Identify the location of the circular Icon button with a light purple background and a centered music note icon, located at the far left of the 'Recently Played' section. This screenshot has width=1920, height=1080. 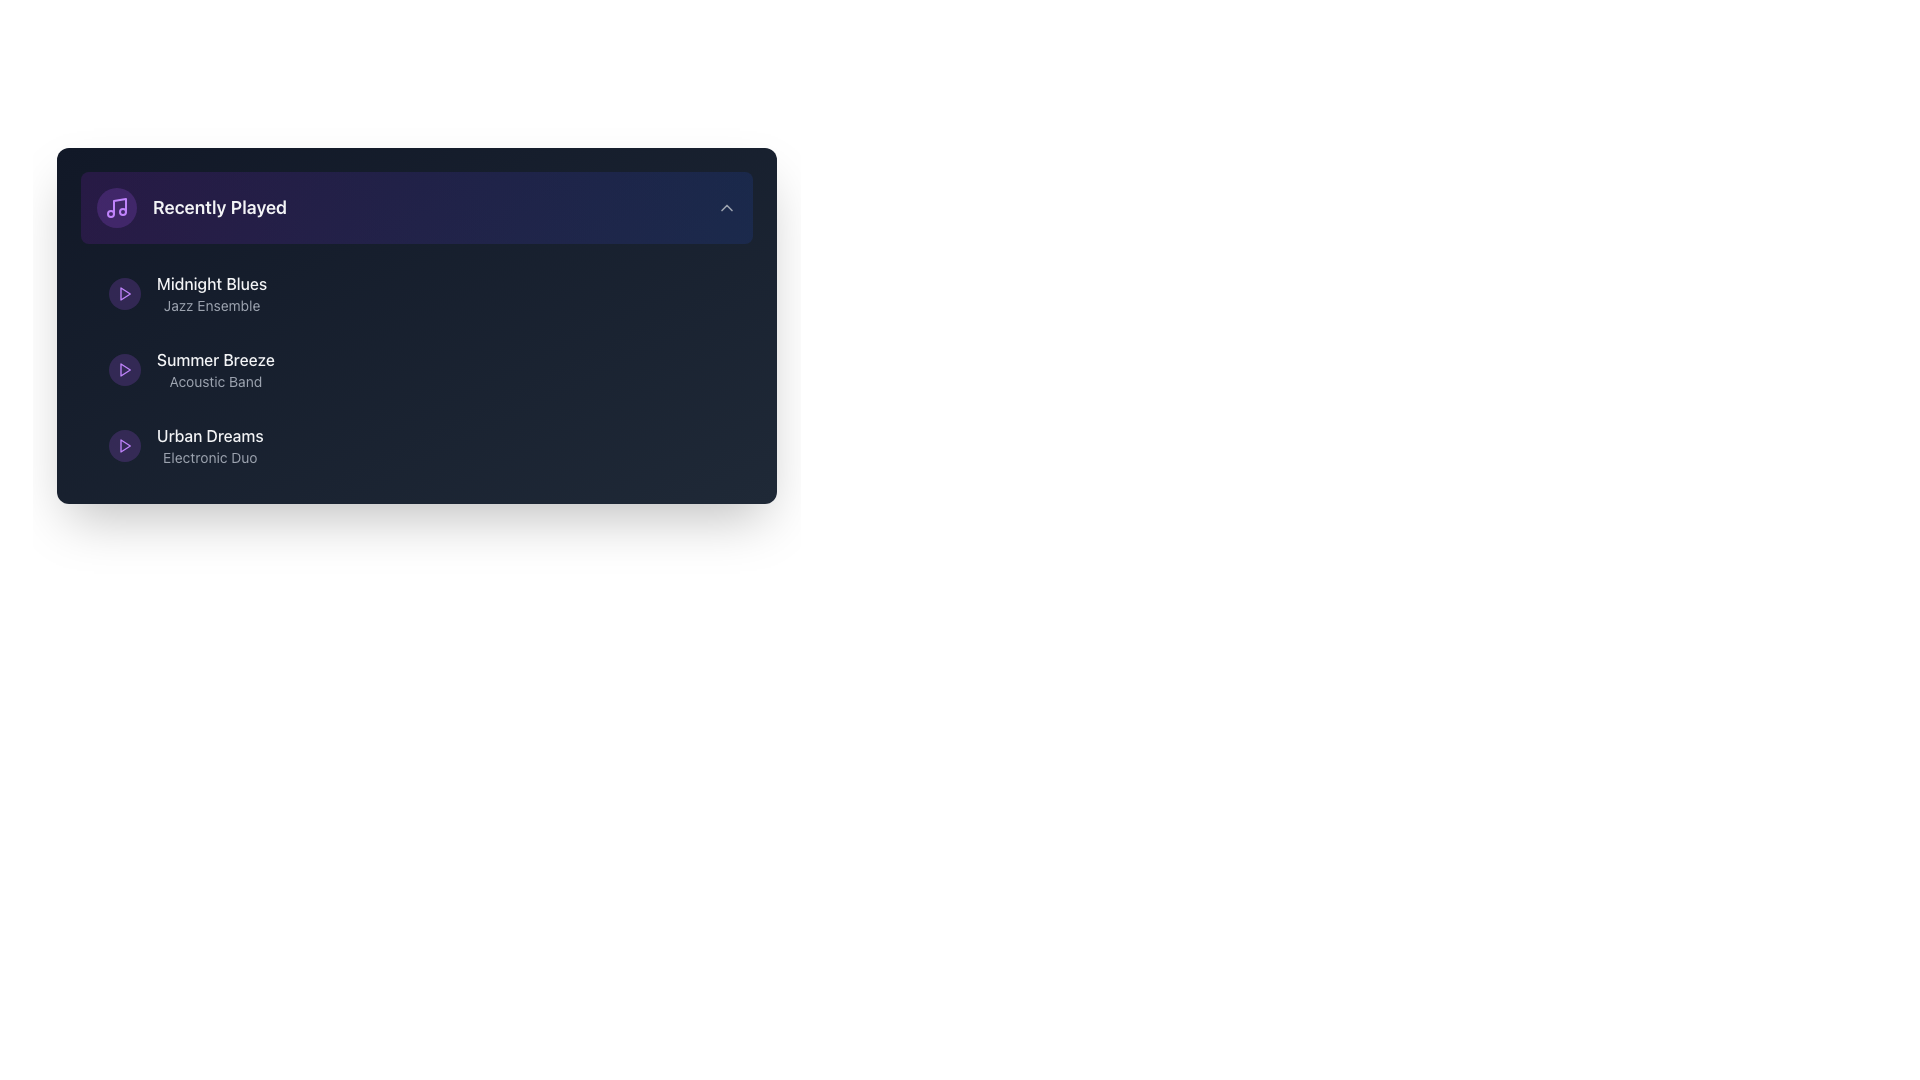
(115, 208).